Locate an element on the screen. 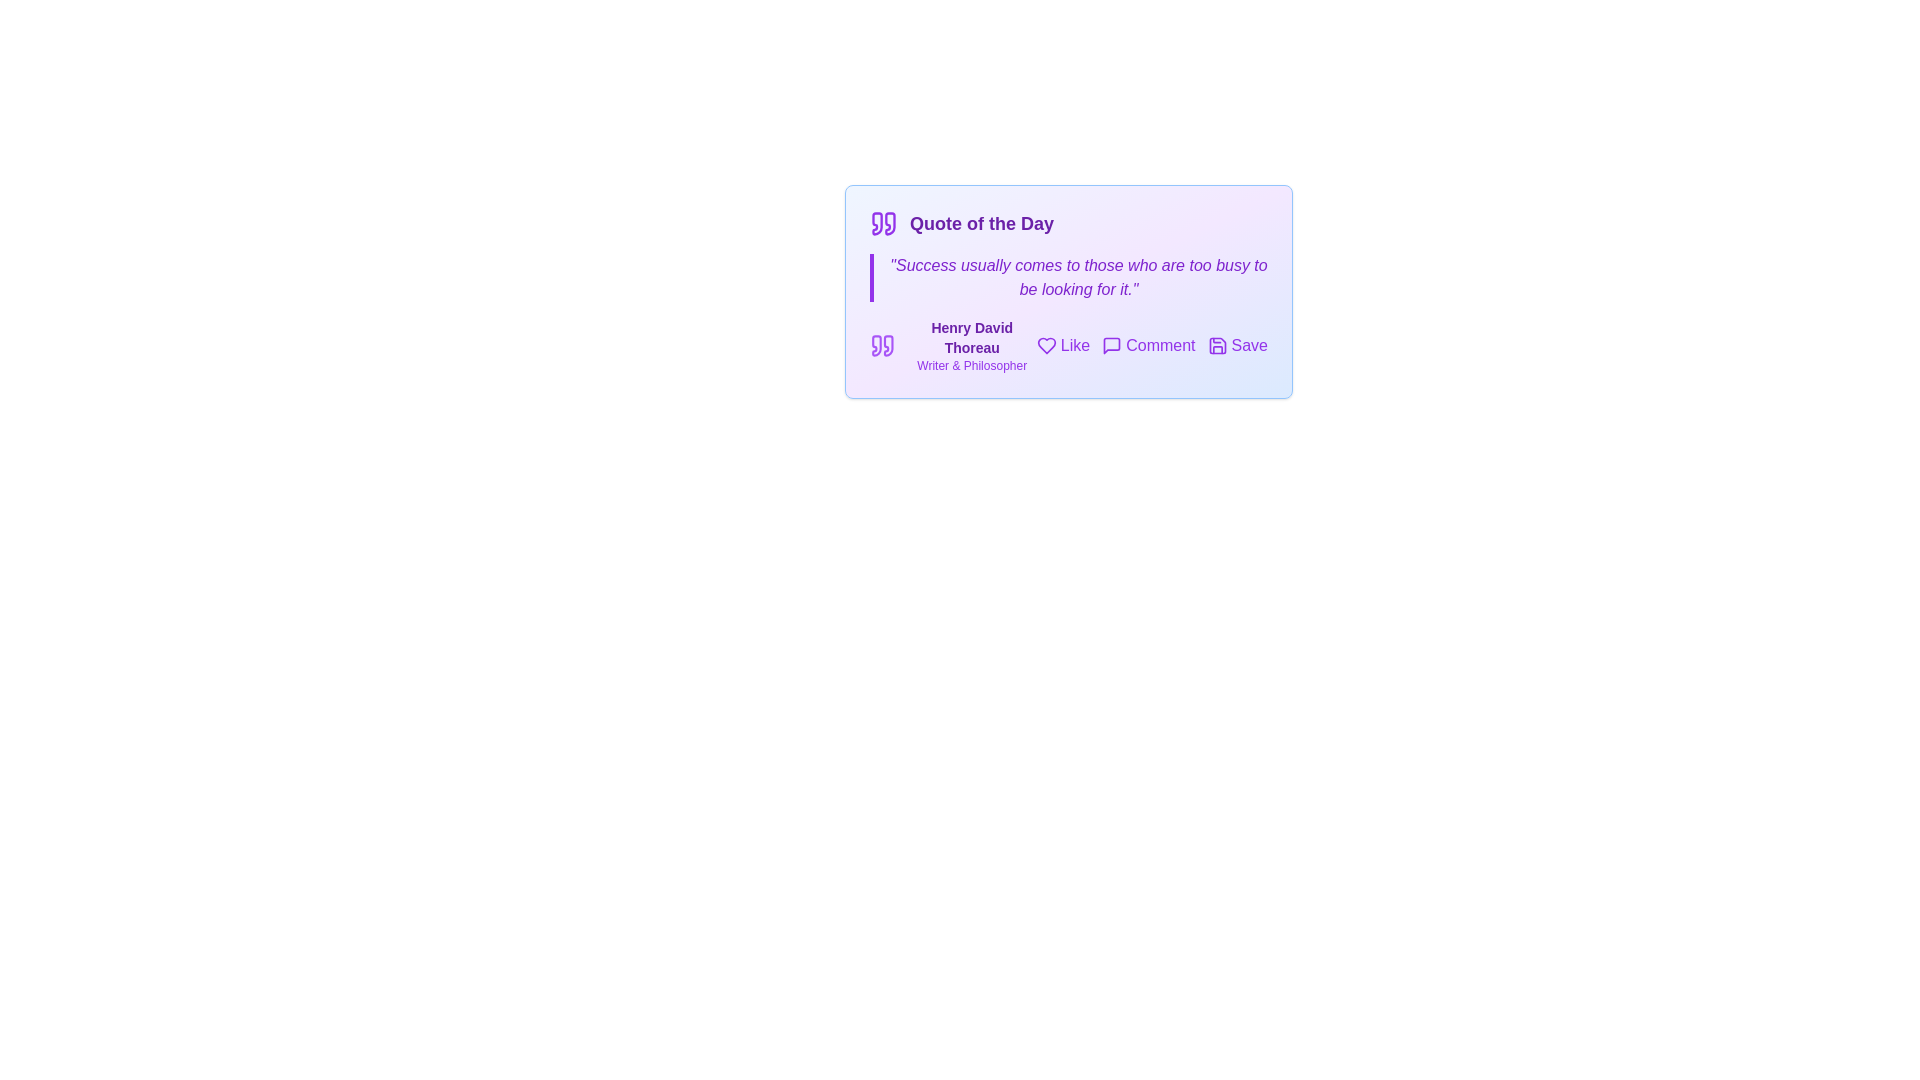  the 'Save' button located in the bottom-right corner of the card section containing a quote, positioned adjacent to the 'Comment' and 'Like' buttons is located at coordinates (1248, 345).